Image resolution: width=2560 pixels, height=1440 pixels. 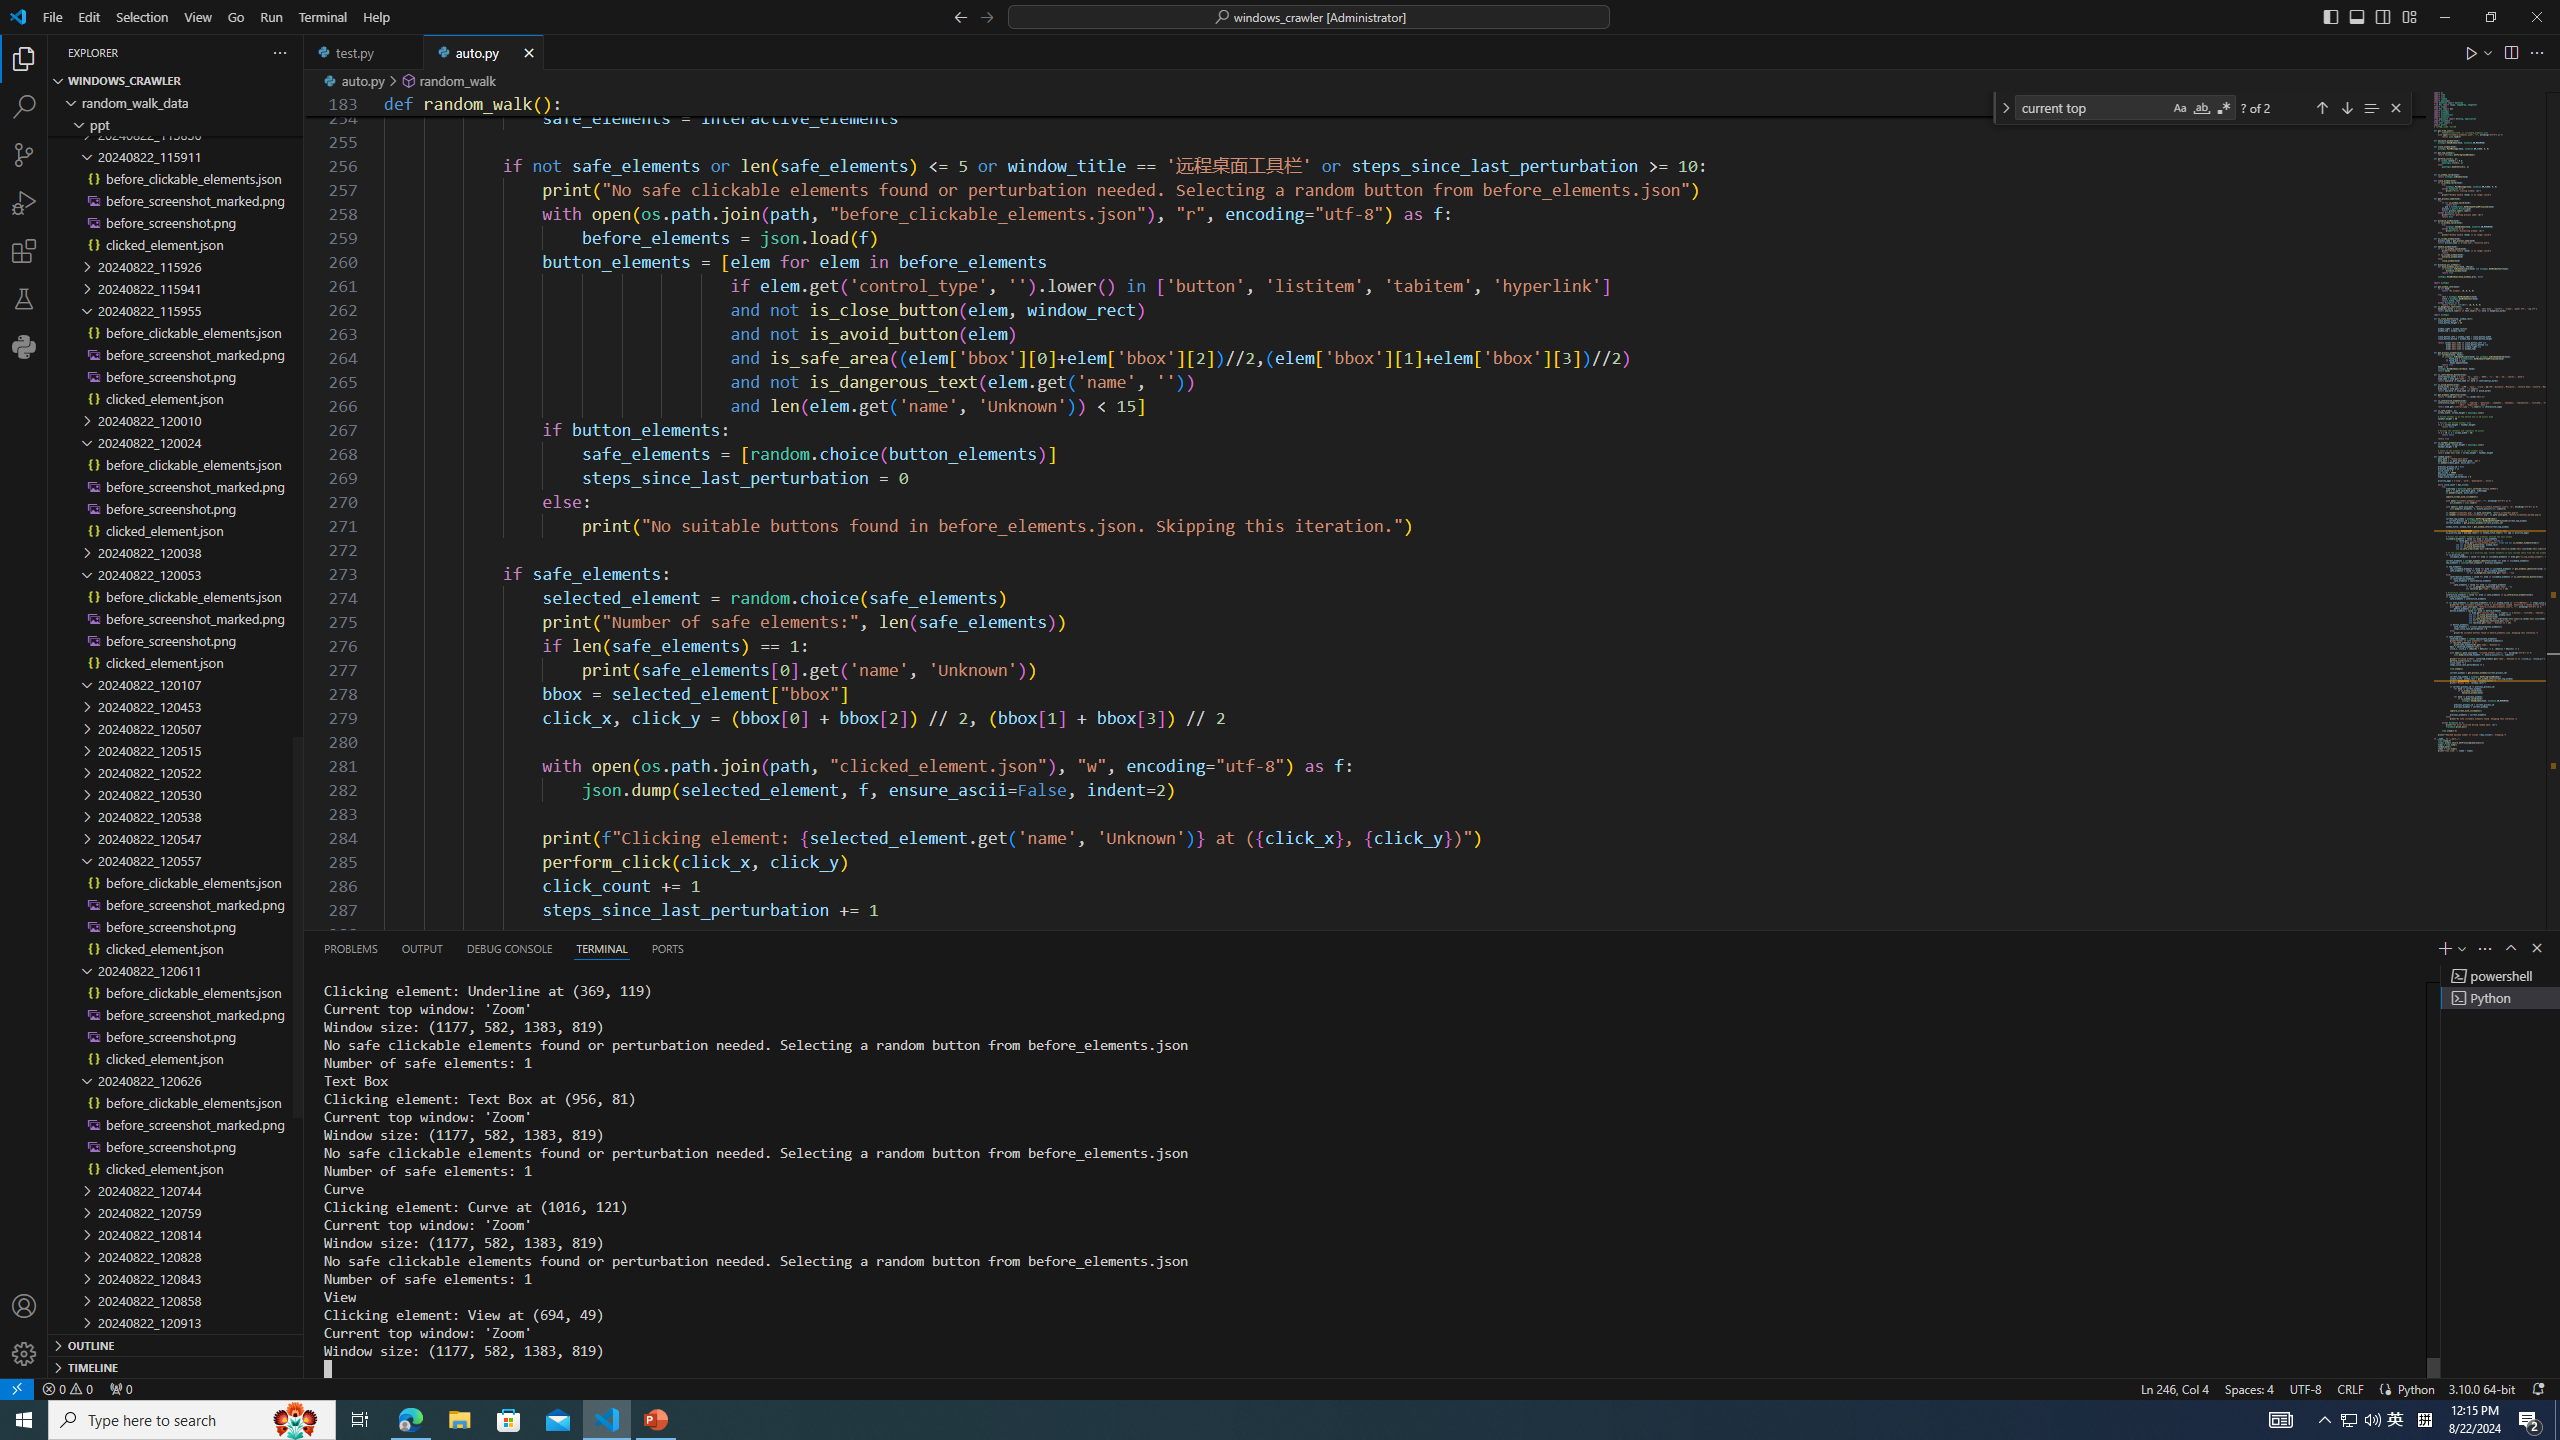 I want to click on 'Close (Ctrl+F4)', so click(x=529, y=51).